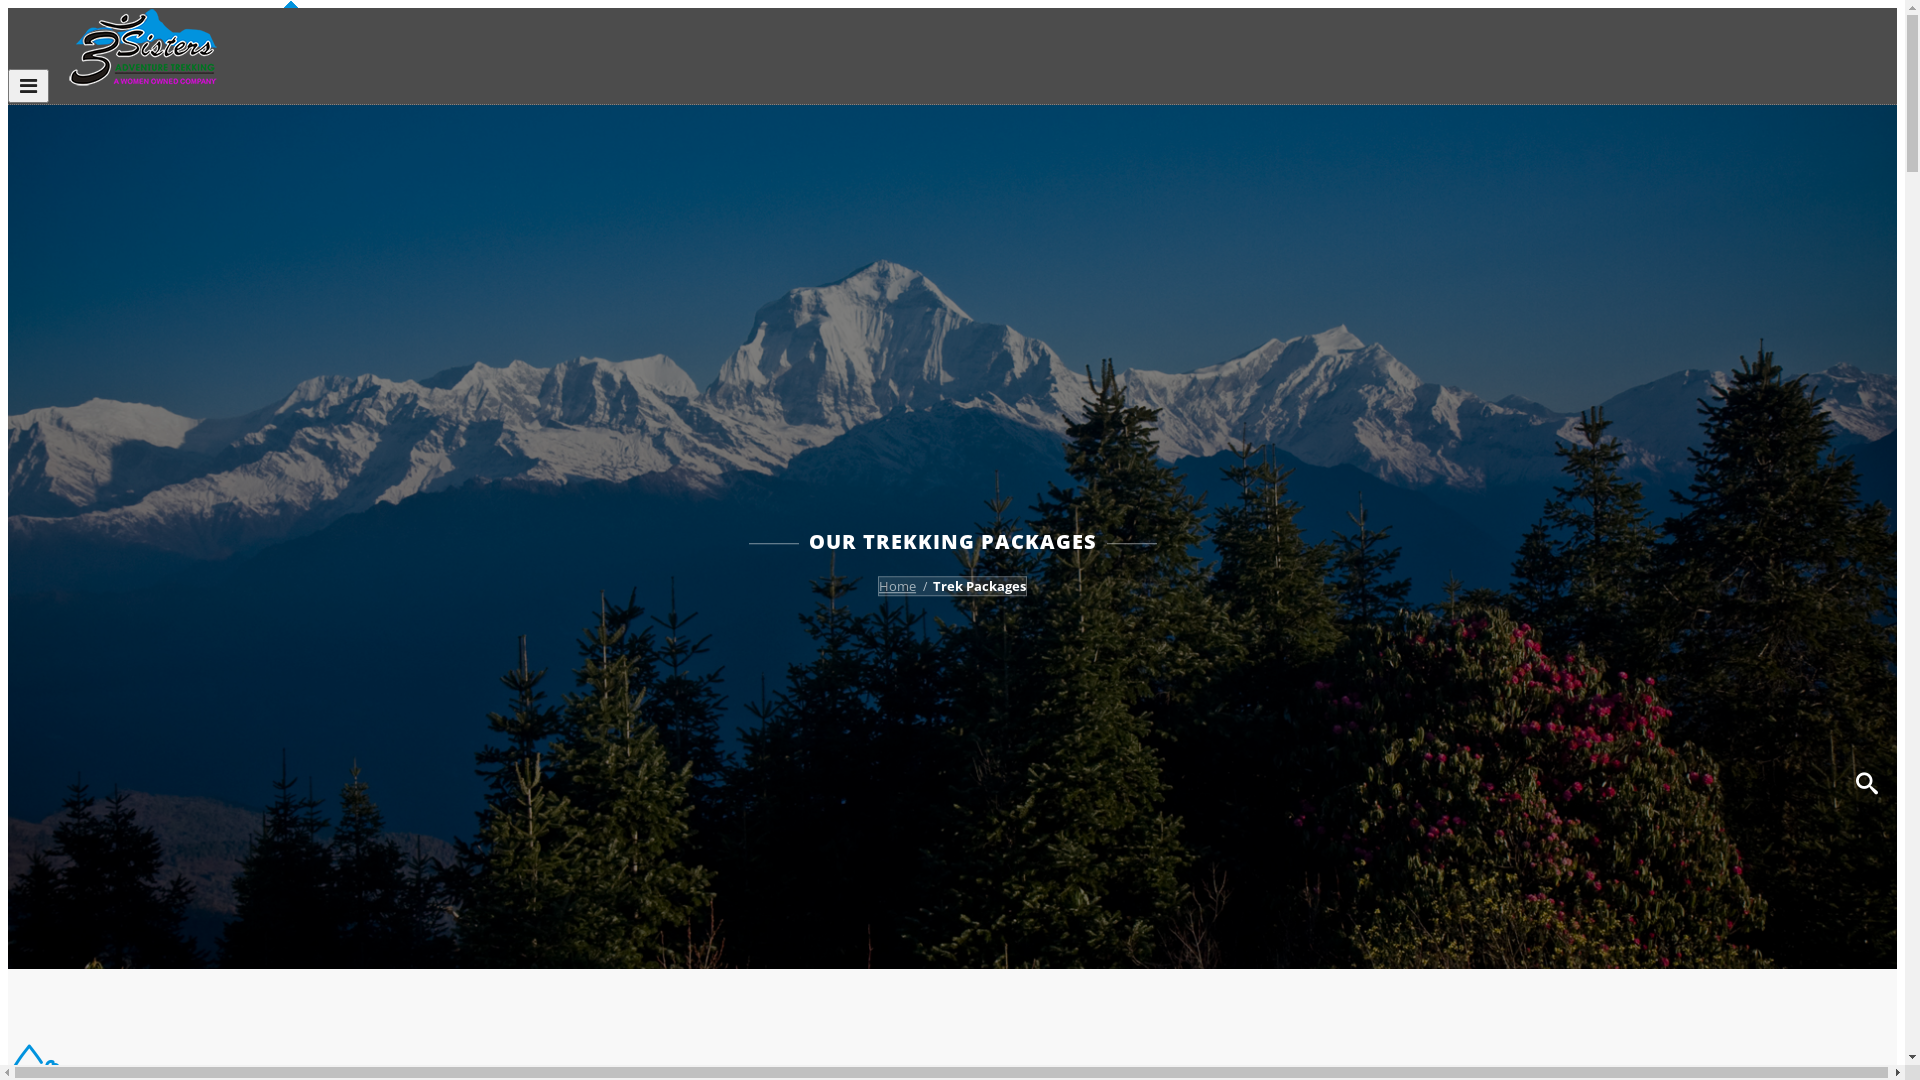 This screenshot has height=1080, width=1920. I want to click on 'Toggle navigation', so click(28, 84).